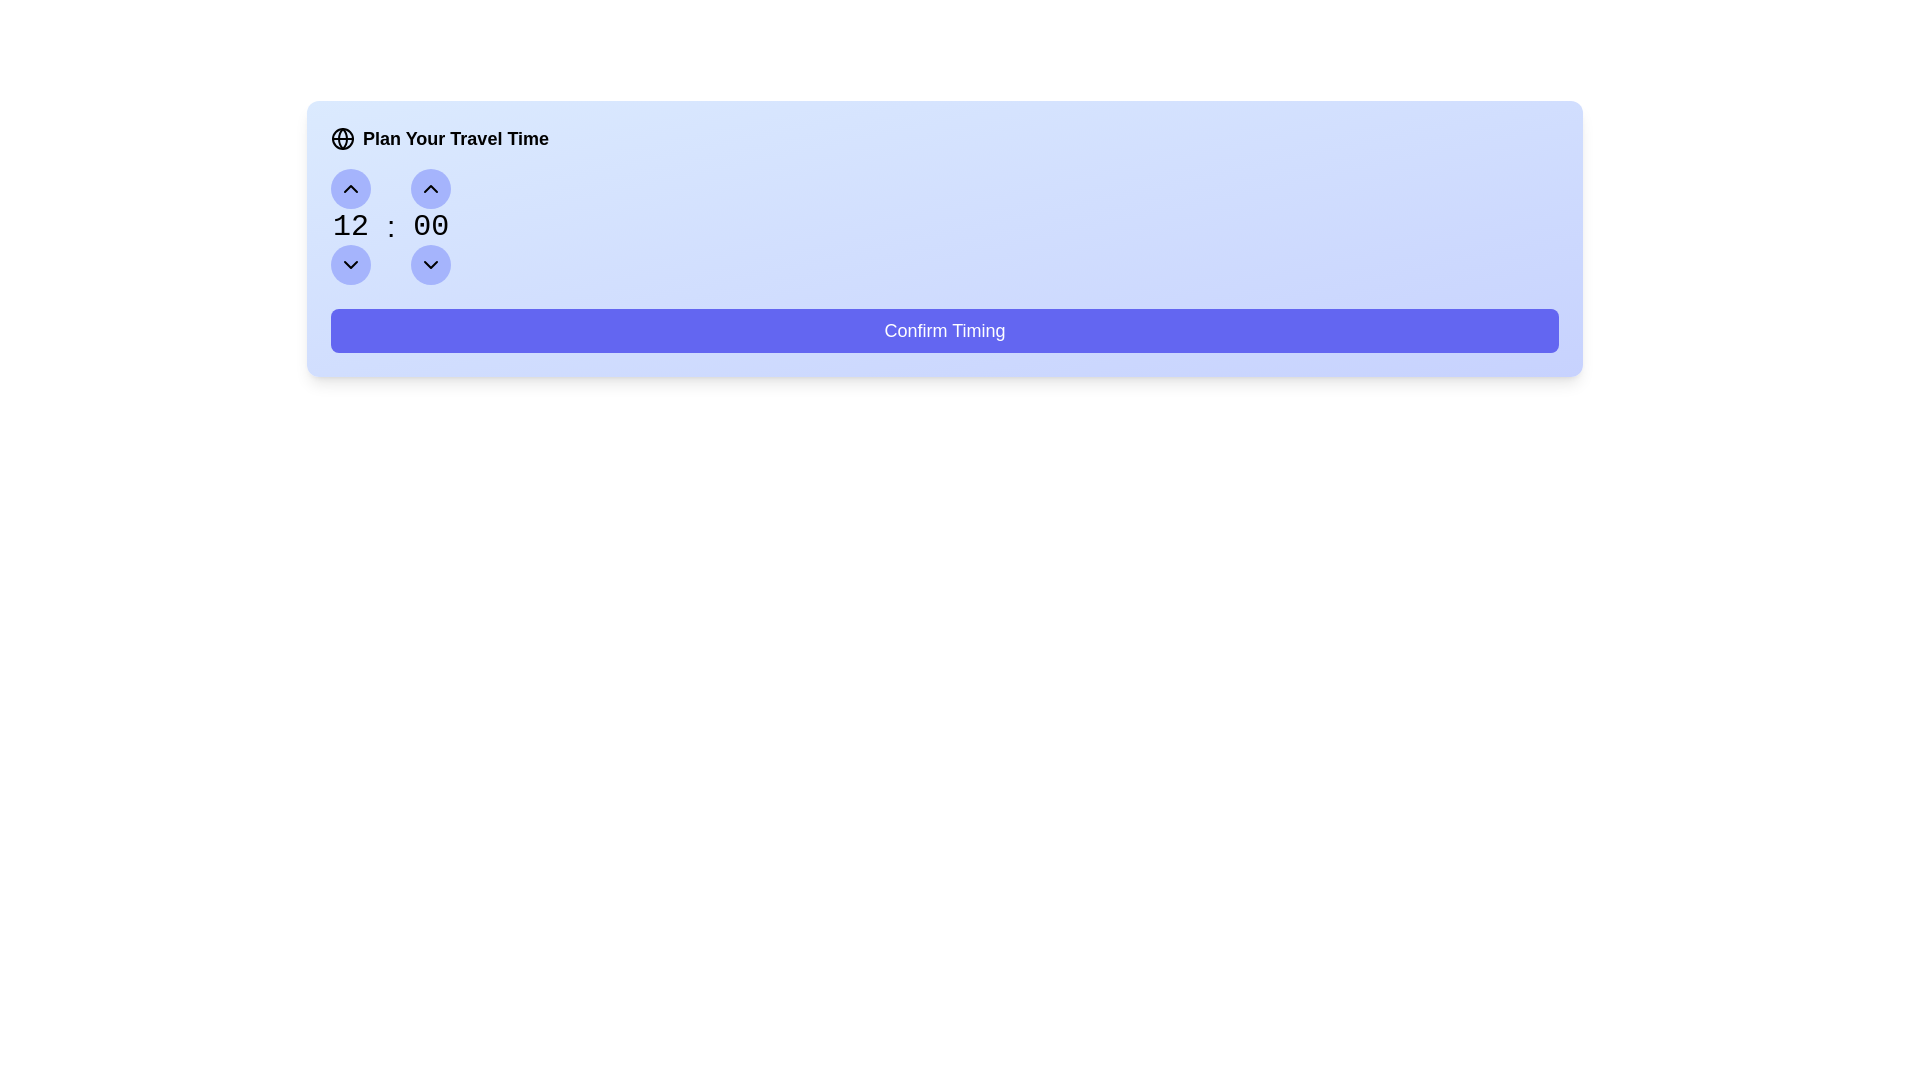  I want to click on the chevron-down SVG icon within its circular button located in the lower-left of the time configuration interface, so click(430, 264).